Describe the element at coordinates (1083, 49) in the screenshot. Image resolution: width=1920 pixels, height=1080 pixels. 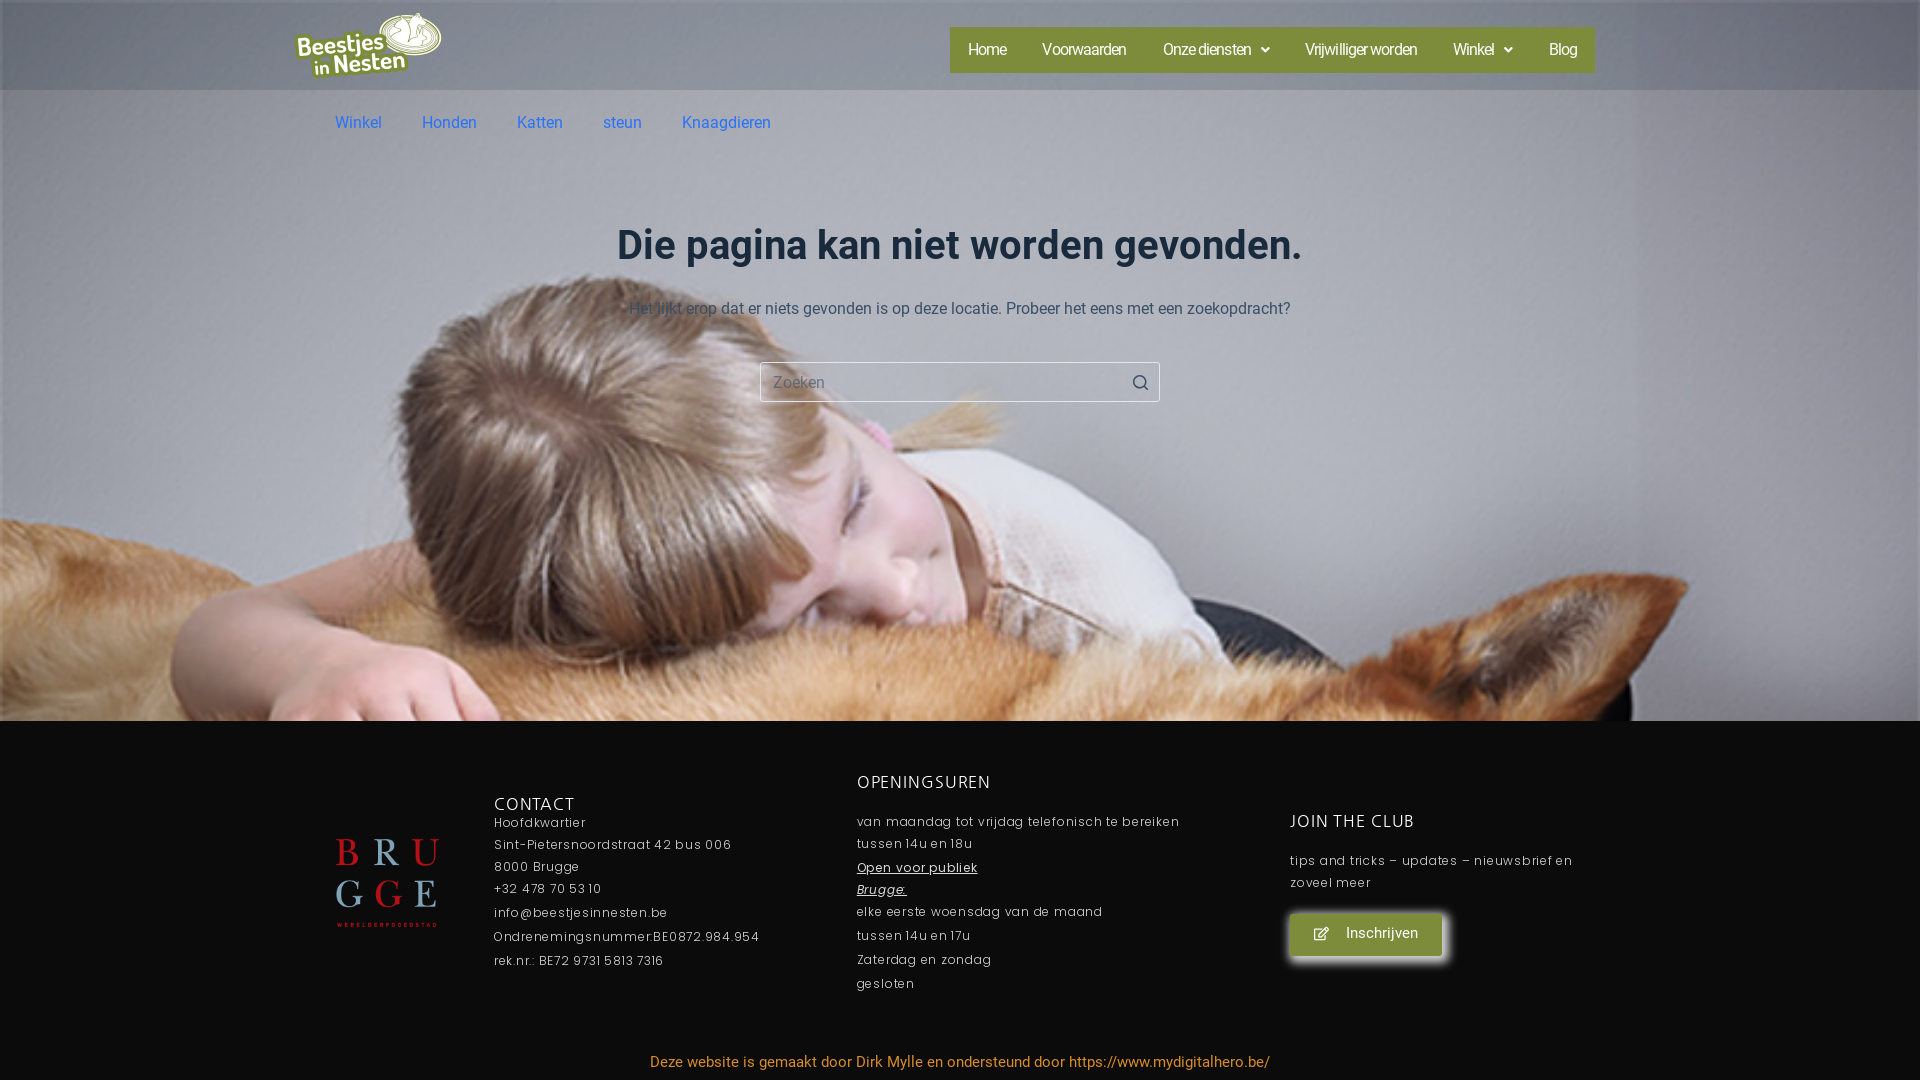
I see `'Voorwaarden'` at that location.